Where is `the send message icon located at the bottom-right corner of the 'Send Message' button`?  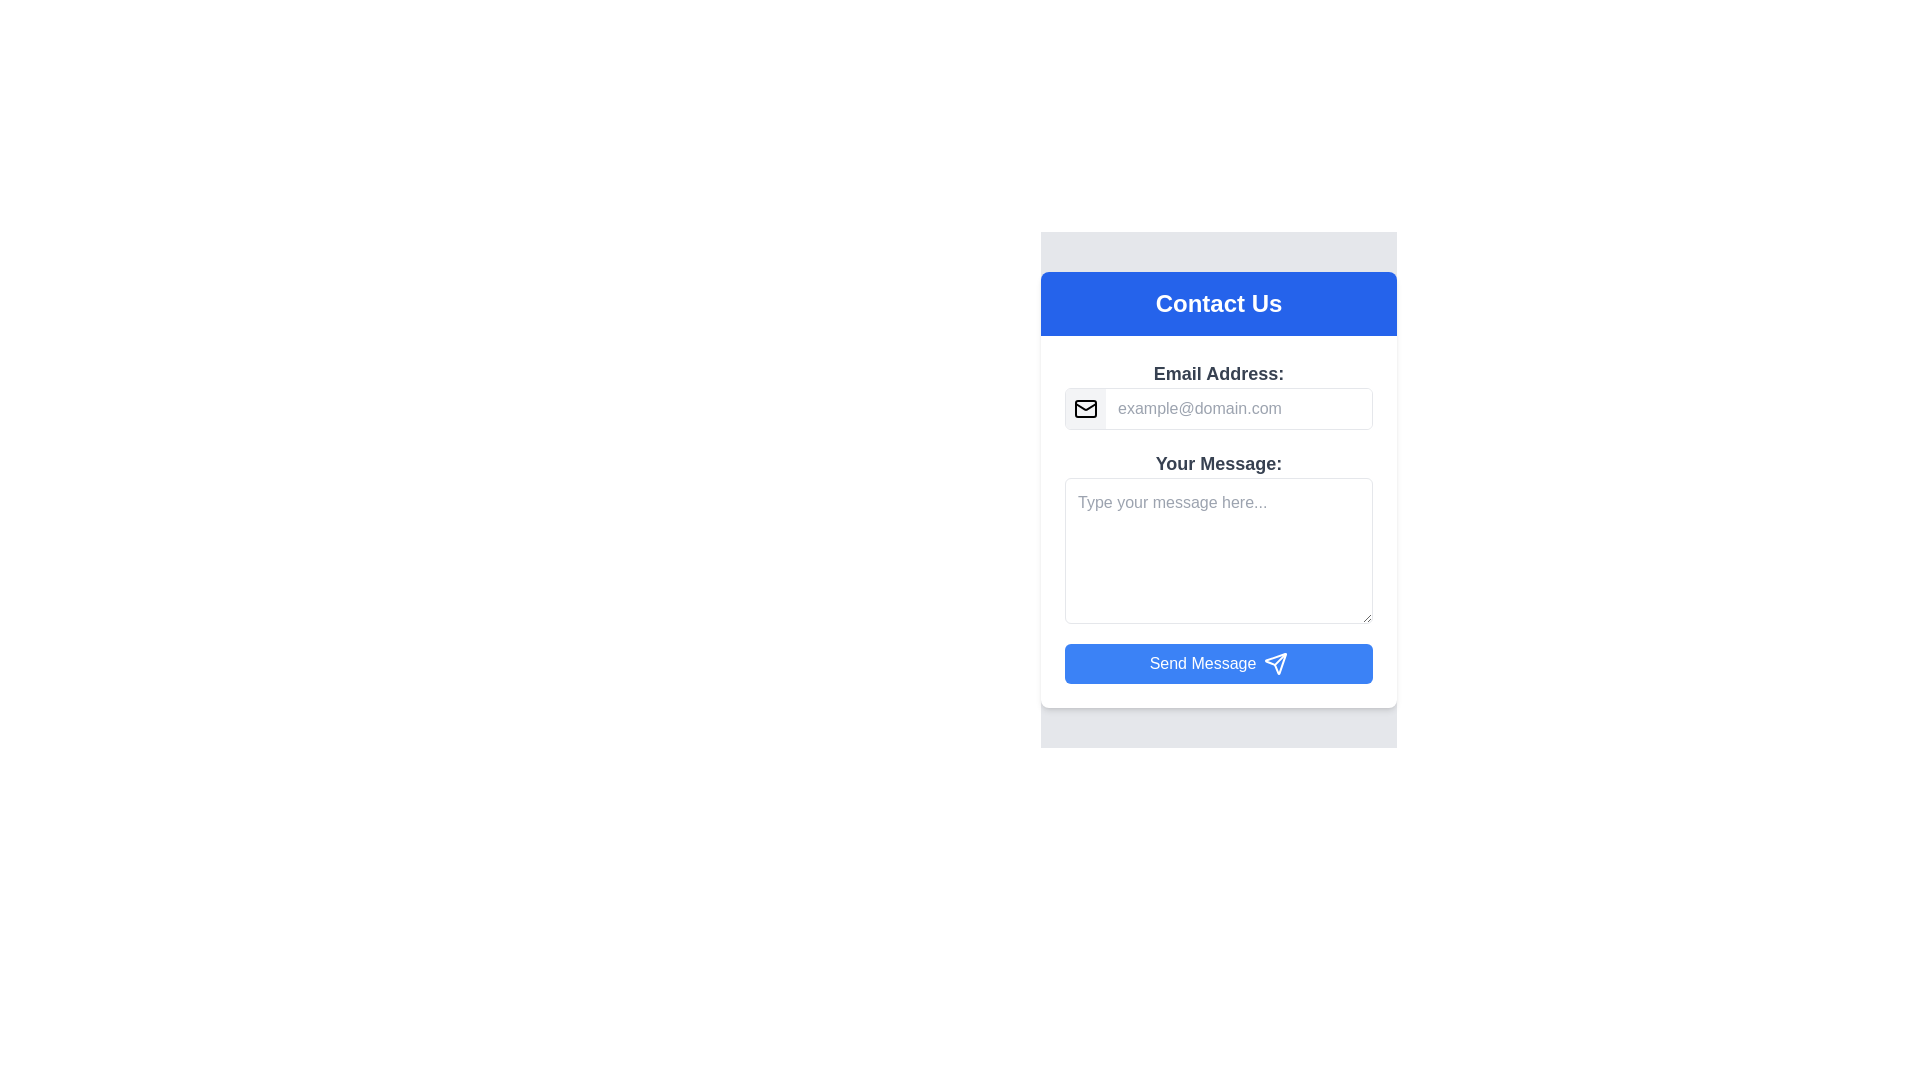
the send message icon located at the bottom-right corner of the 'Send Message' button is located at coordinates (1275, 663).